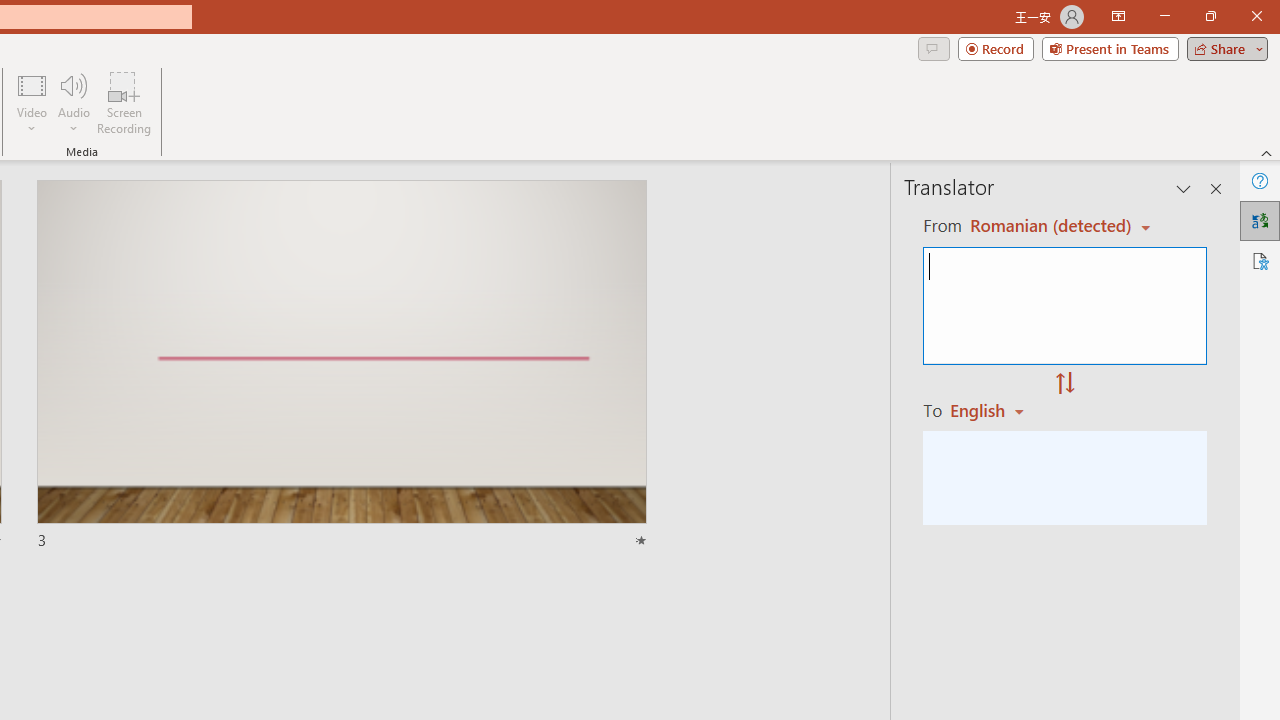  What do you see at coordinates (341, 365) in the screenshot?
I see `'Slide'` at bounding box center [341, 365].